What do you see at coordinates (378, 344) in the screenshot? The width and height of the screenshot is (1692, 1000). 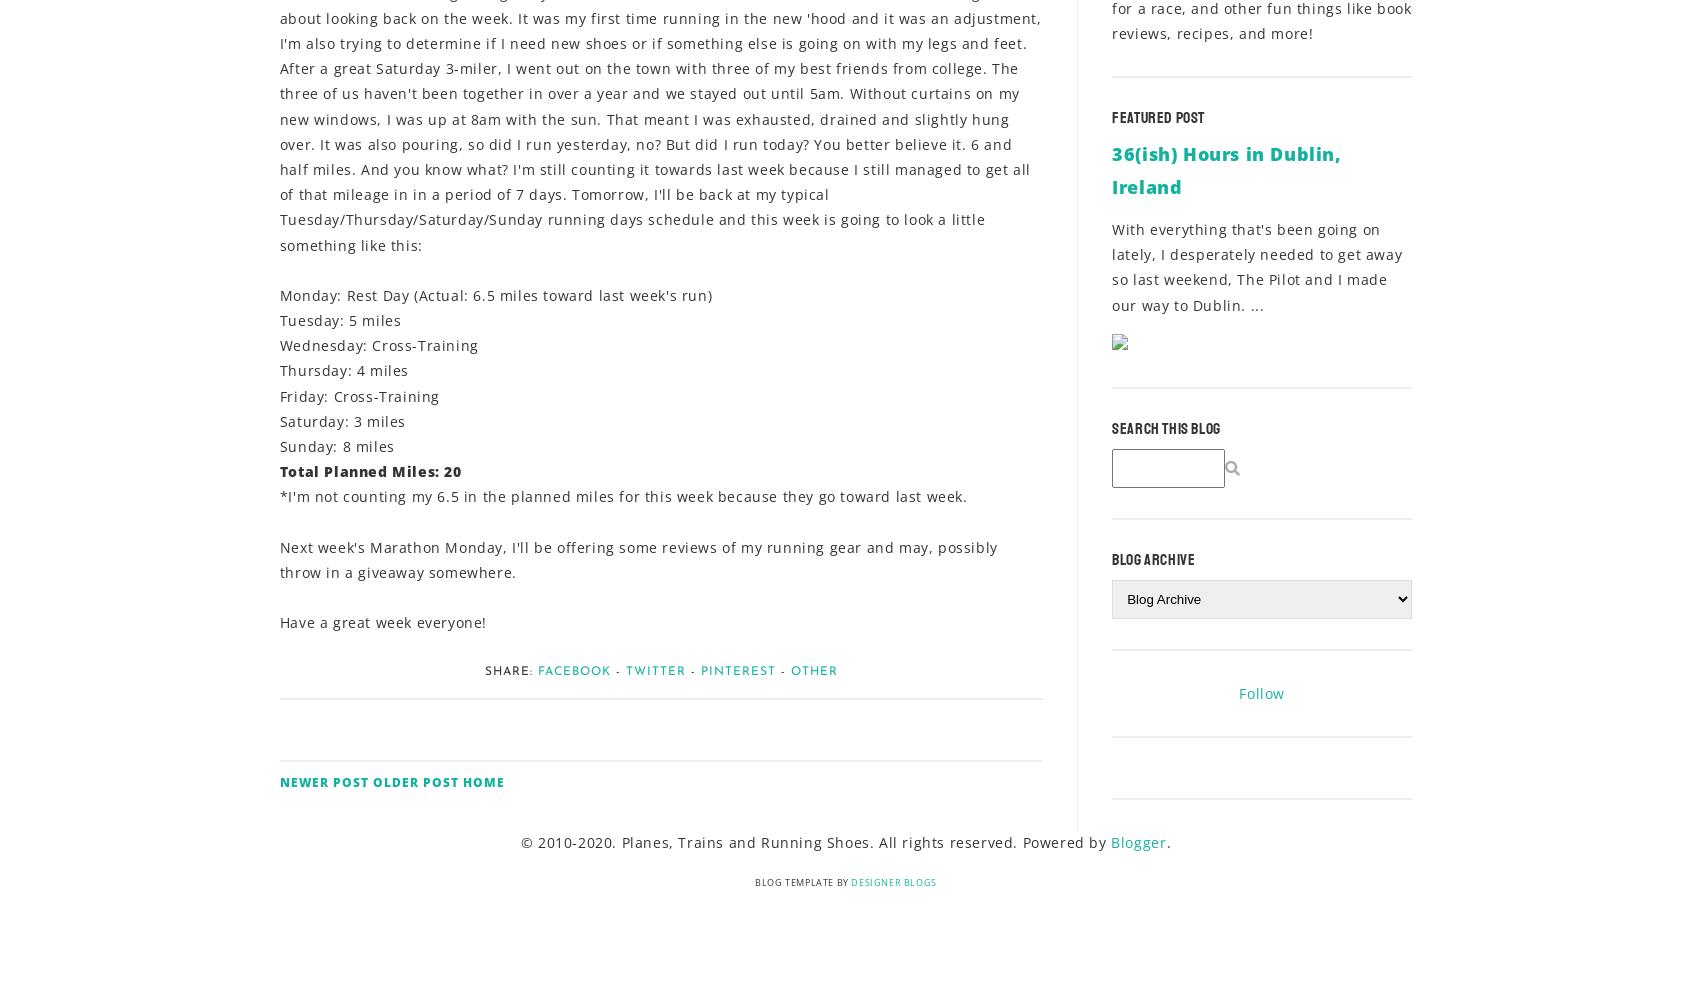 I see `'Wednesday: Cross-Training'` at bounding box center [378, 344].